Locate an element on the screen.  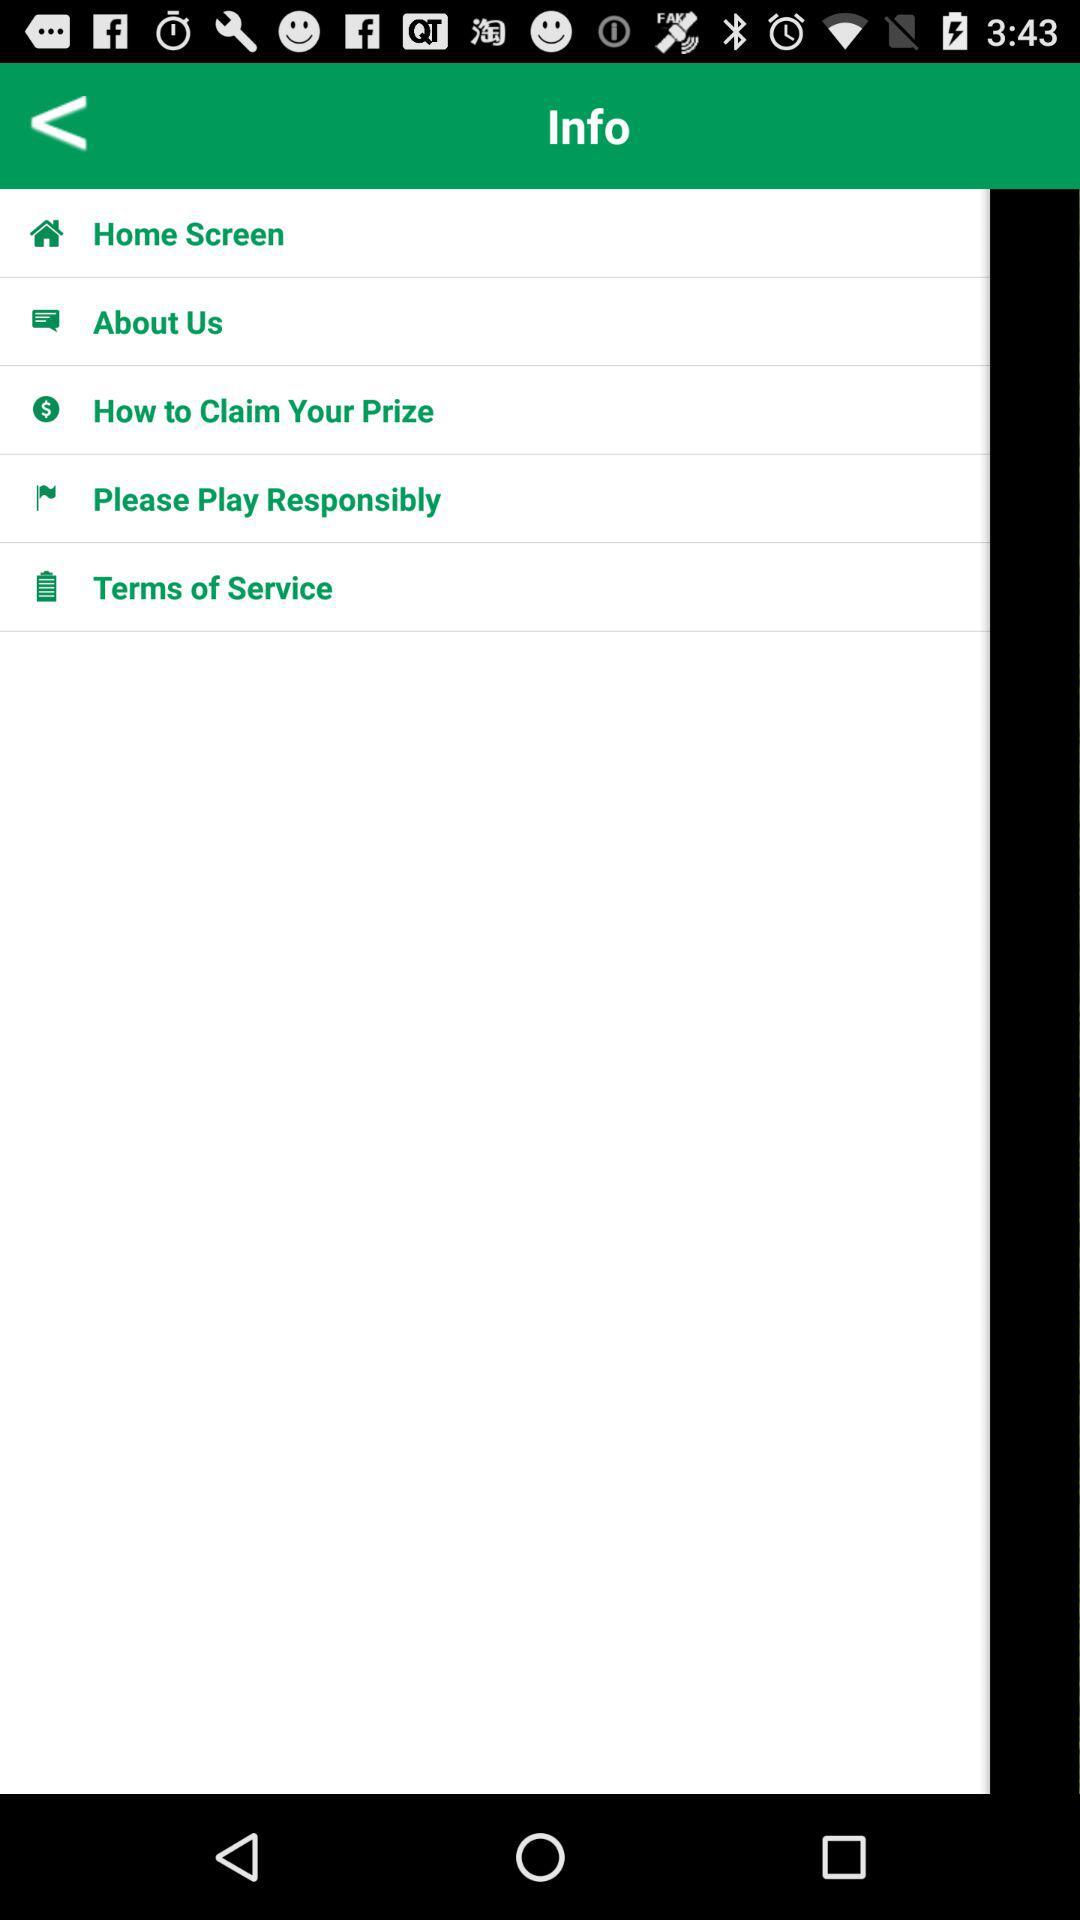
the icon in the third option is located at coordinates (56, 408).